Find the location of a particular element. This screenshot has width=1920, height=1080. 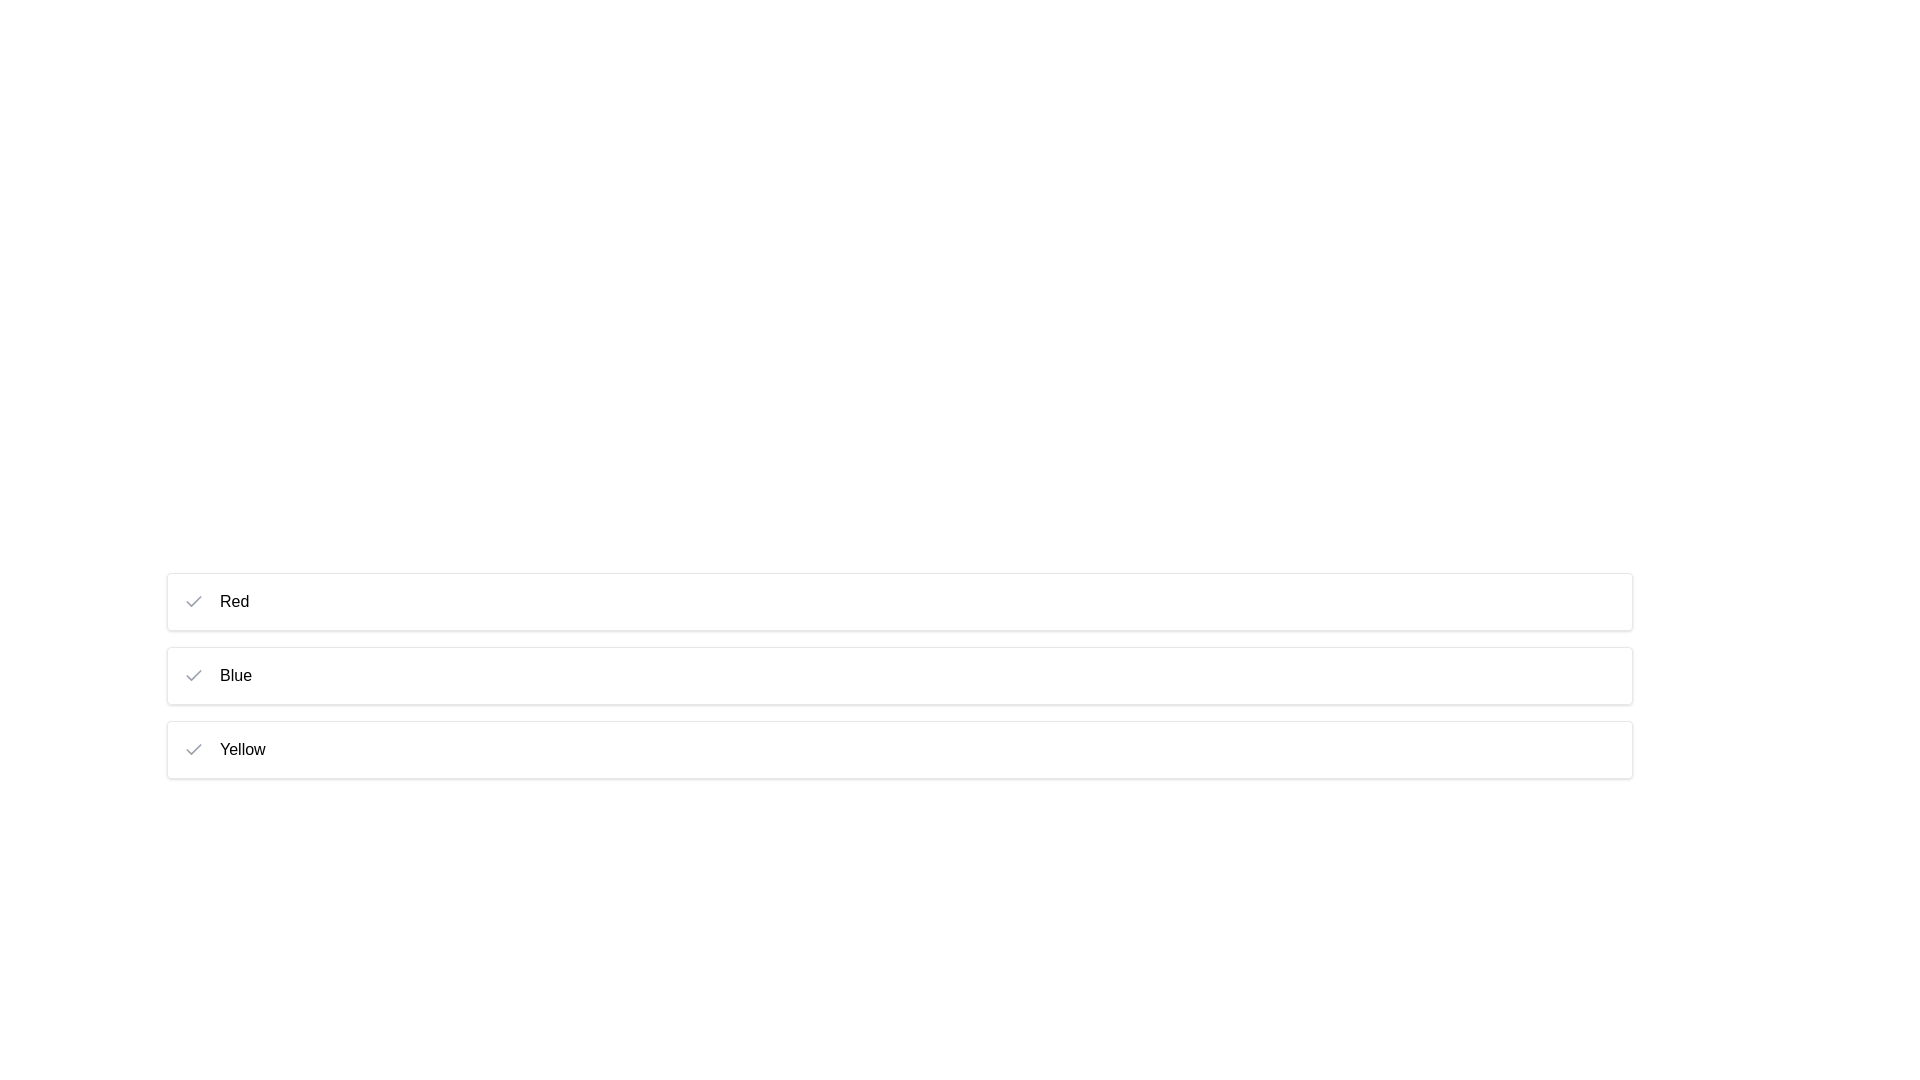

the text label indicating the option 'Yellow', which is positioned next to a checkmark icon in the bottommost selectable item of a vertical list is located at coordinates (241, 749).